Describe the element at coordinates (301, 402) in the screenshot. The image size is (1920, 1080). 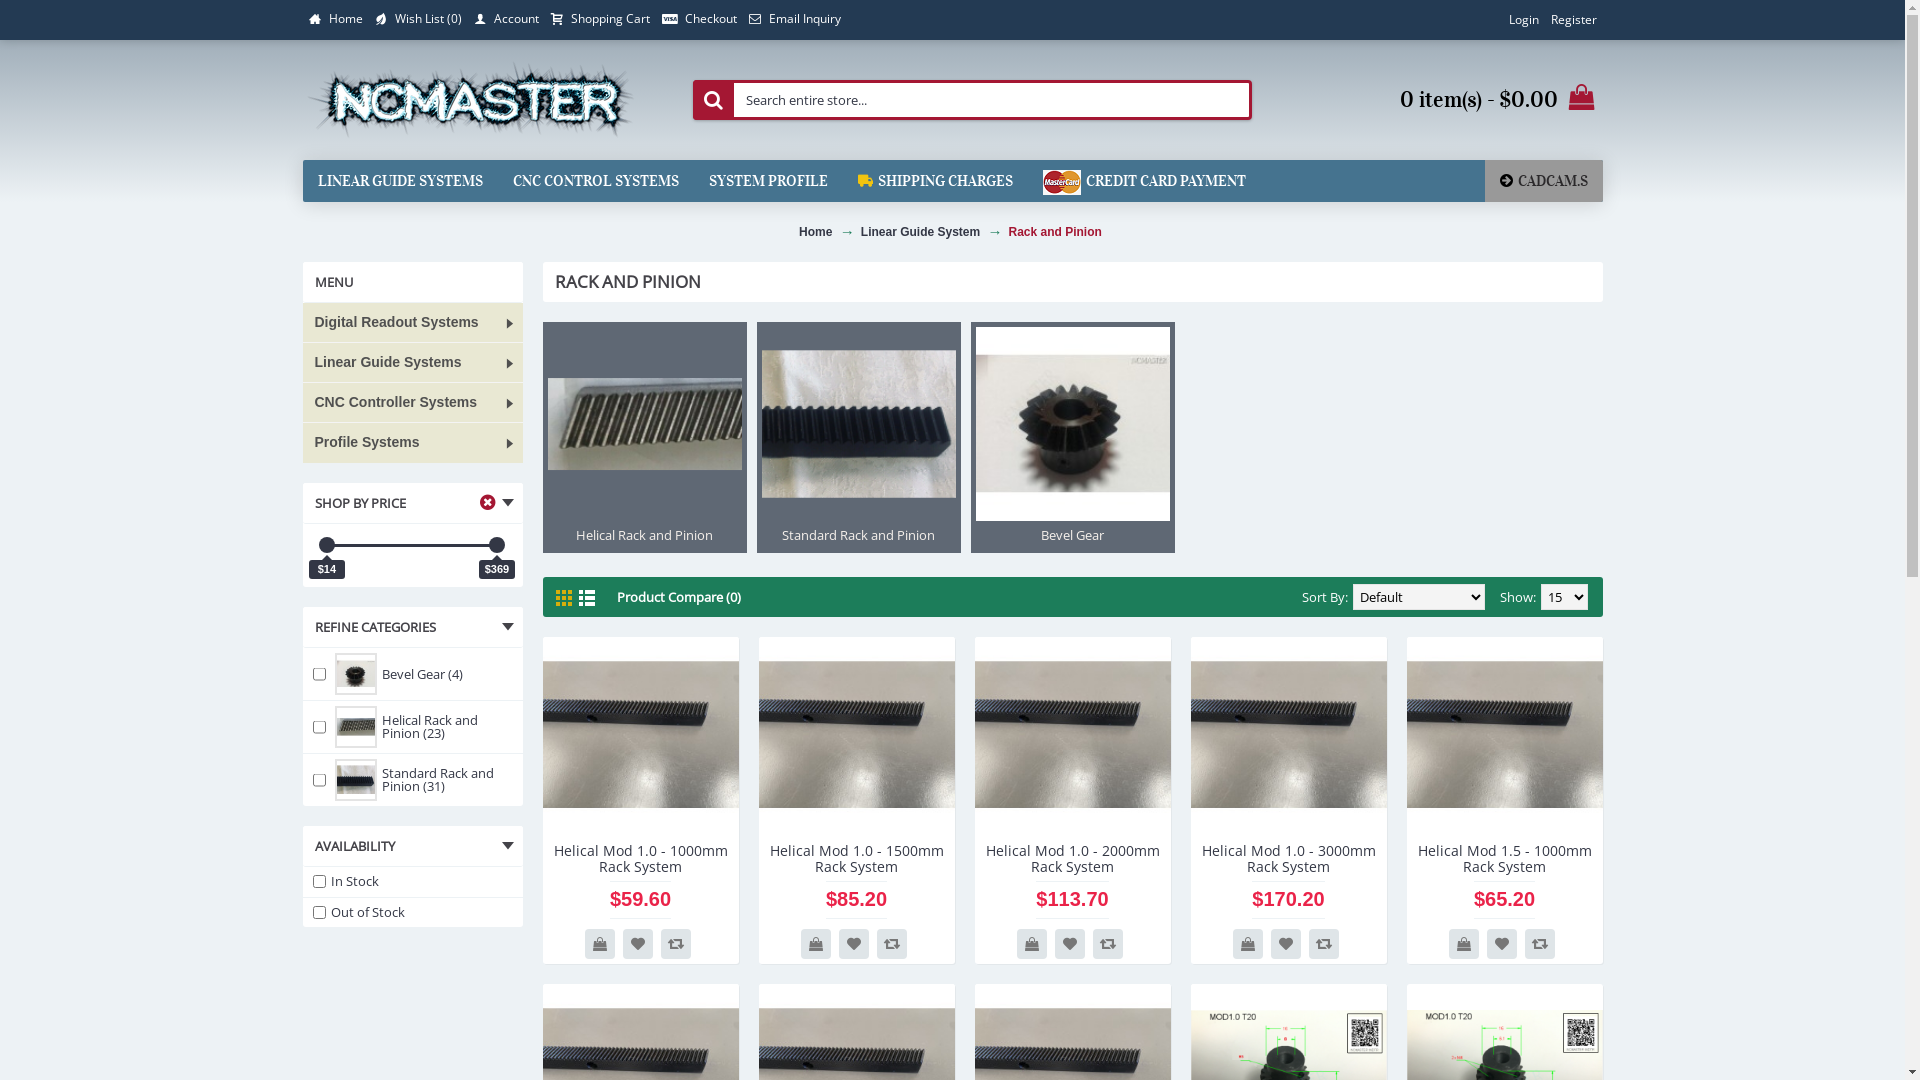
I see `'CNC Controller Systems'` at that location.